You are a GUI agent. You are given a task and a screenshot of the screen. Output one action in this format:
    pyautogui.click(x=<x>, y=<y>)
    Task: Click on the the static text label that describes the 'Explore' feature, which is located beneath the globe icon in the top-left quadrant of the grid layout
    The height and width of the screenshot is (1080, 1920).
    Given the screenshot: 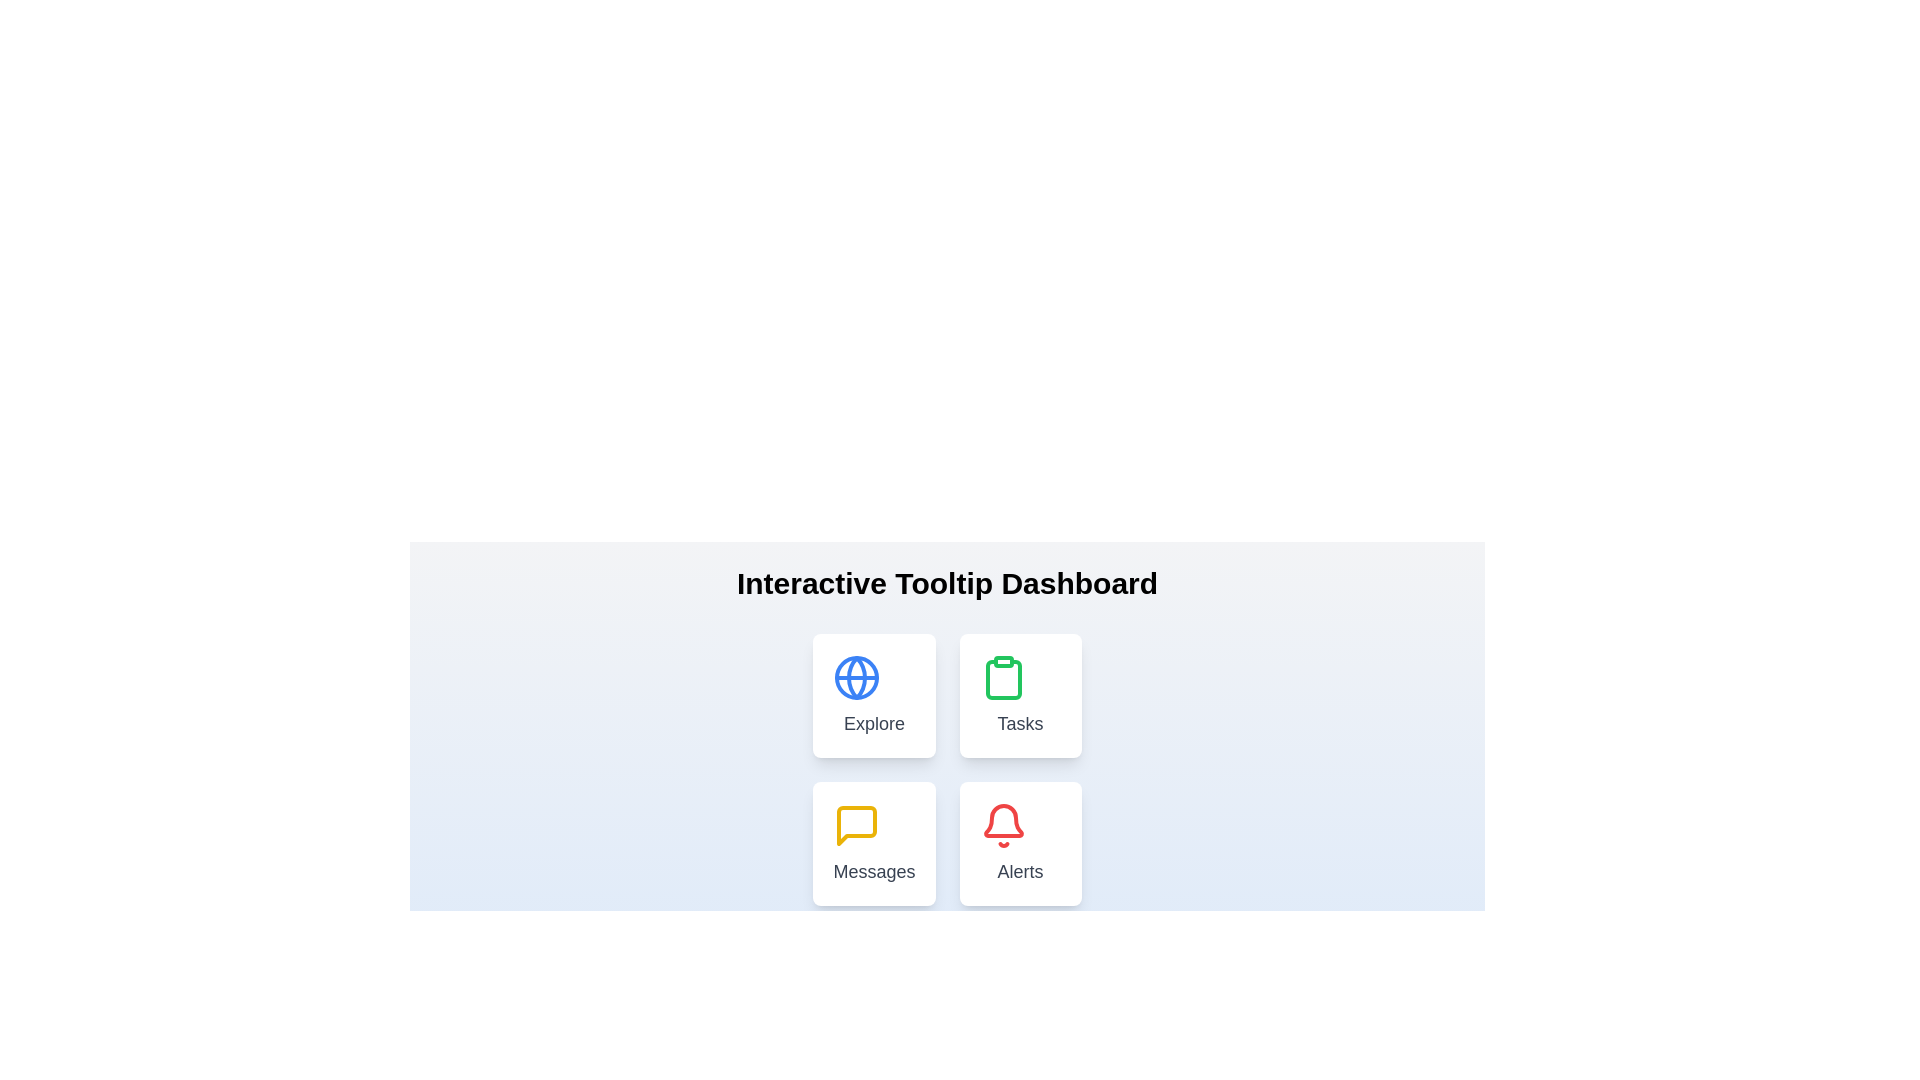 What is the action you would take?
    pyautogui.click(x=874, y=724)
    